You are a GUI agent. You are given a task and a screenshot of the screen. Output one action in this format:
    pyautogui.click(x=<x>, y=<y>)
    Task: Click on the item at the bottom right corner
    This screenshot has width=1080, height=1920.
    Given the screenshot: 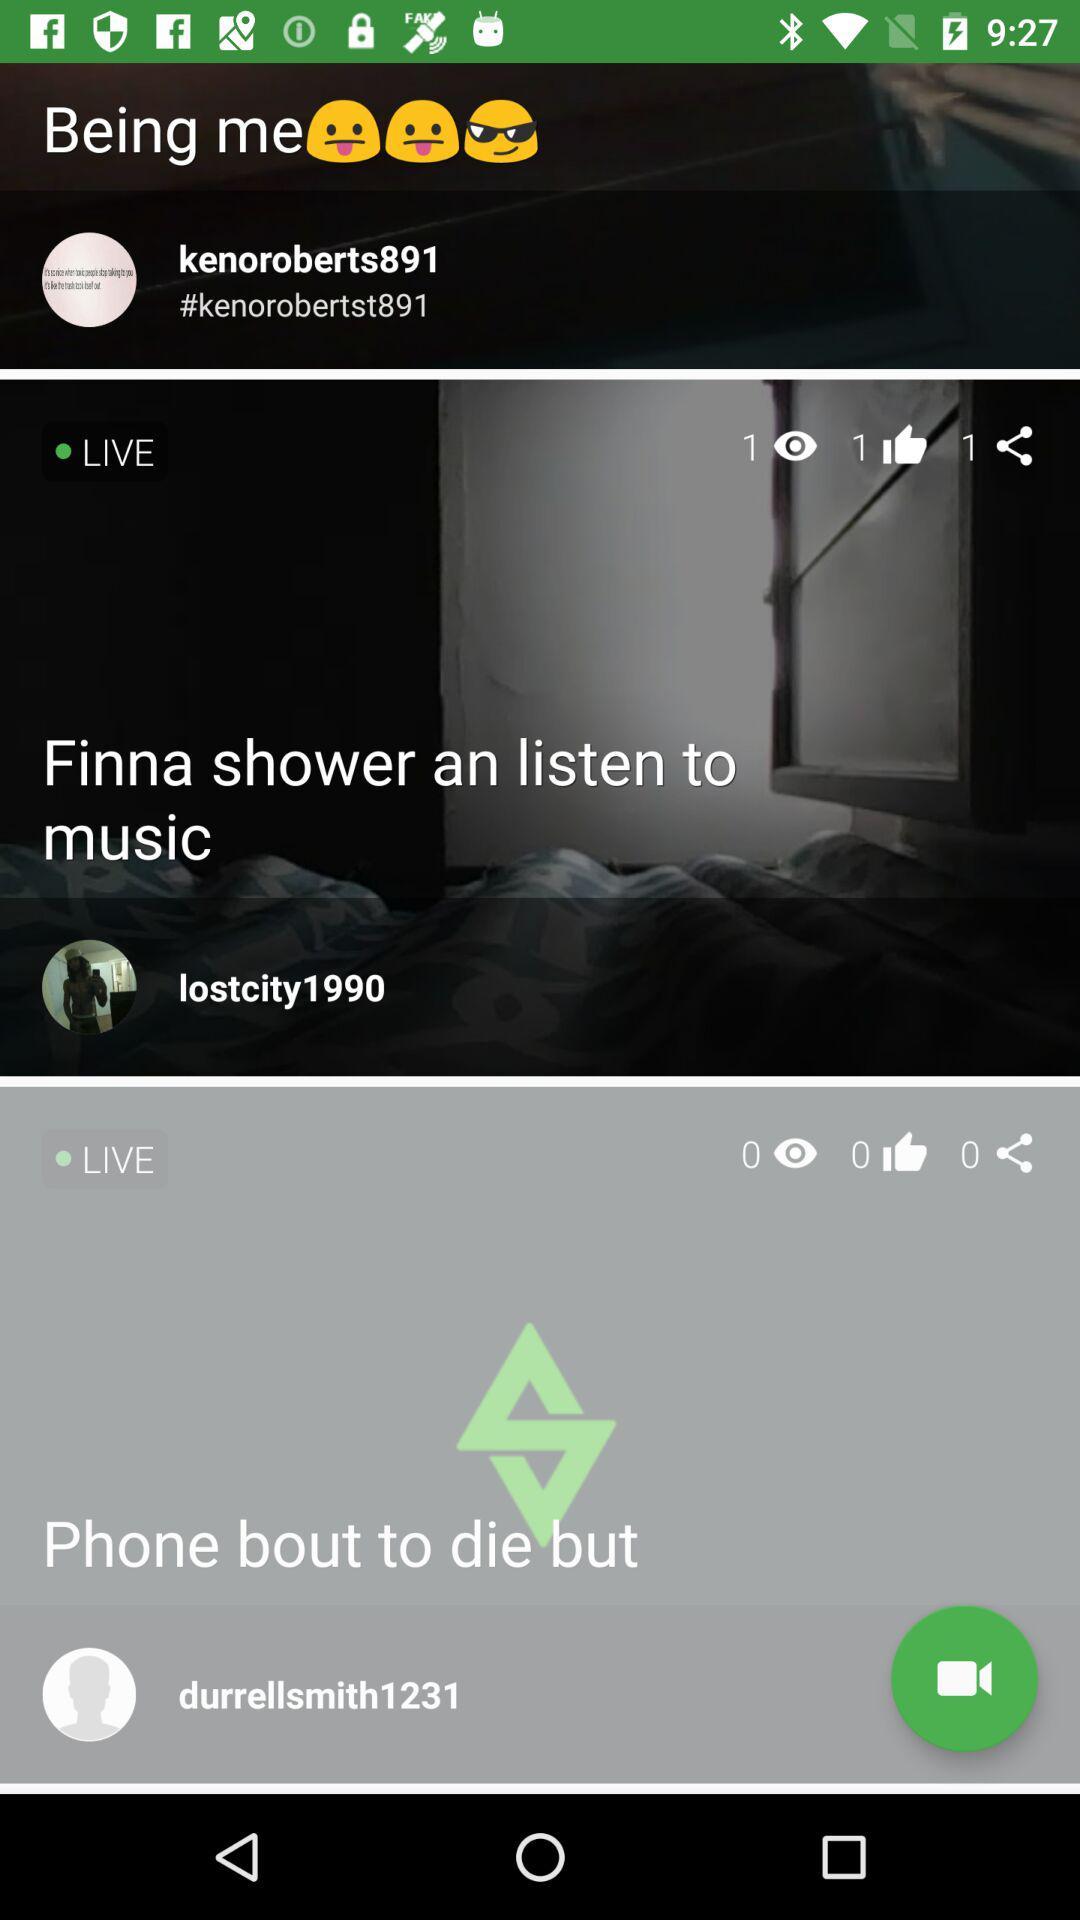 What is the action you would take?
    pyautogui.click(x=963, y=1678)
    